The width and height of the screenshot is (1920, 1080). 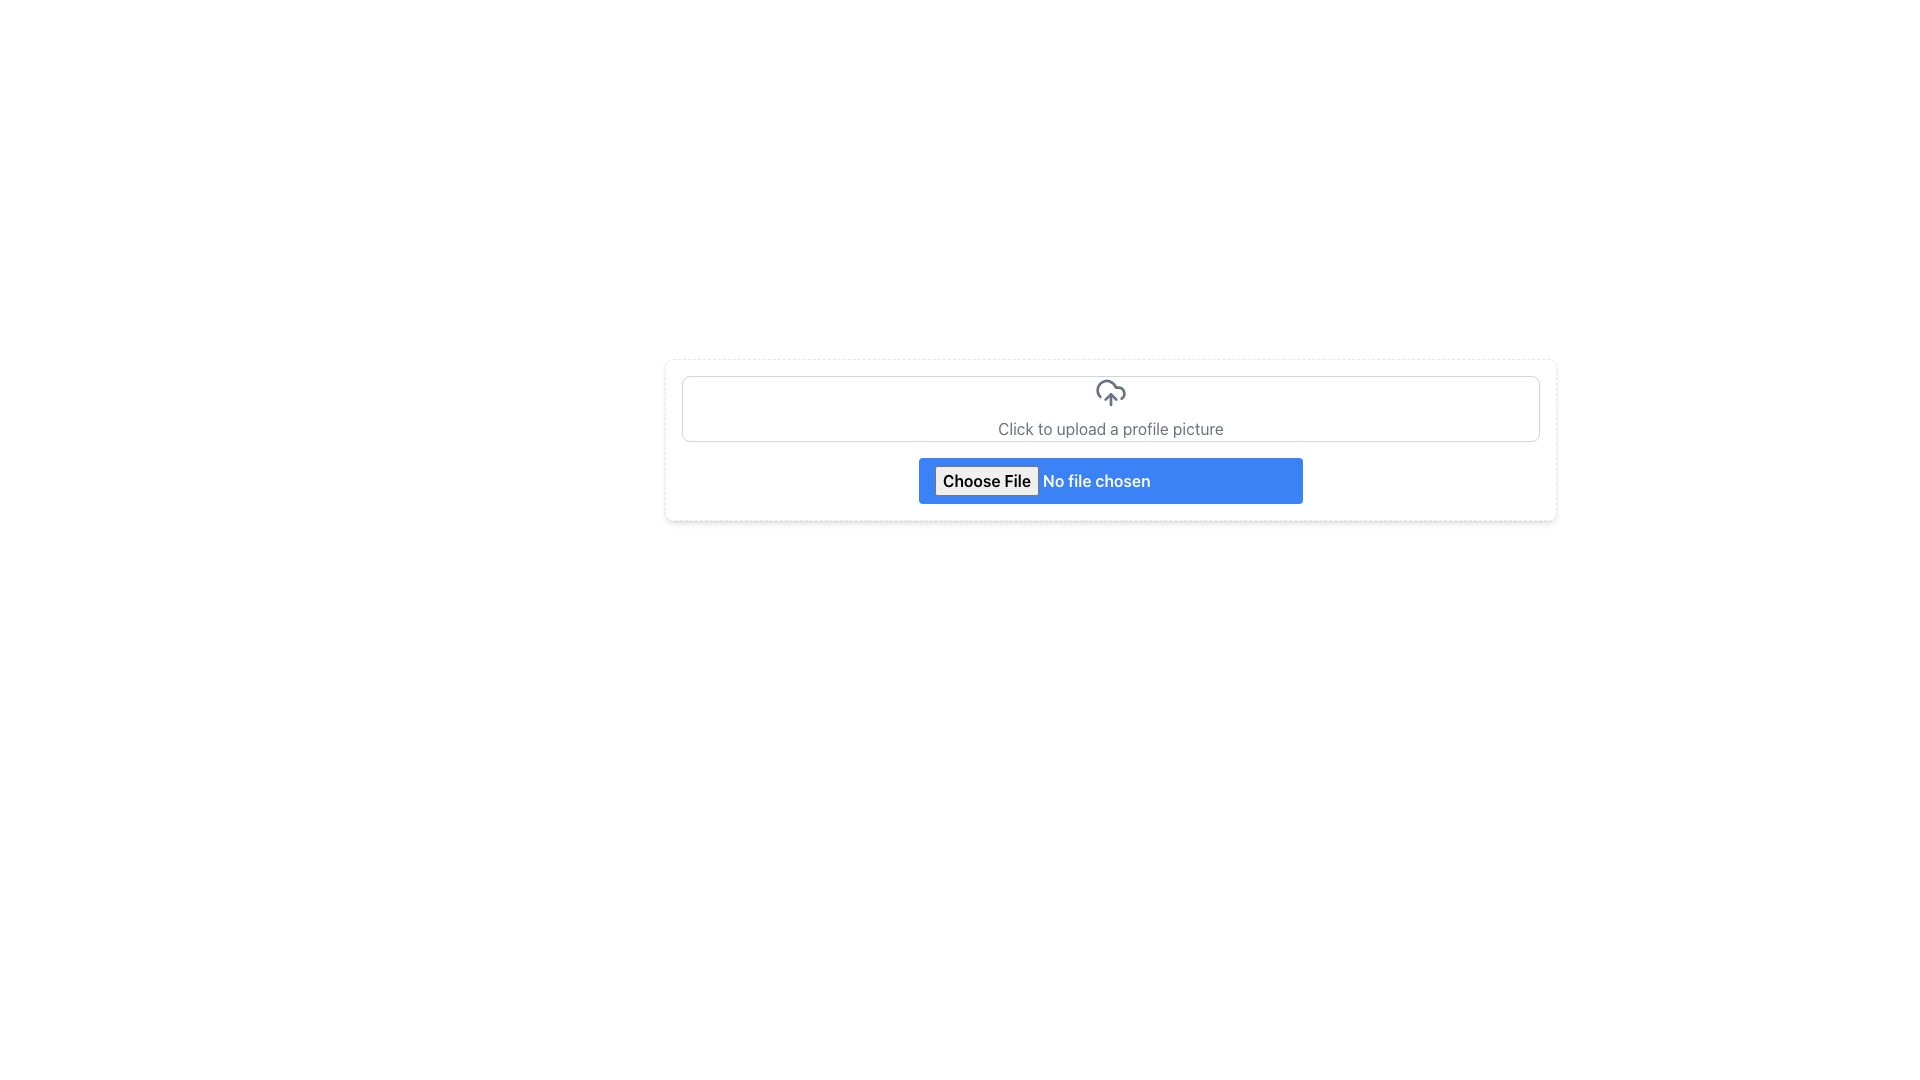 I want to click on the interactive icon resembling an upward arrow within a cloud, which is positioned above the text 'Click to upload a profile picture', so click(x=1109, y=407).